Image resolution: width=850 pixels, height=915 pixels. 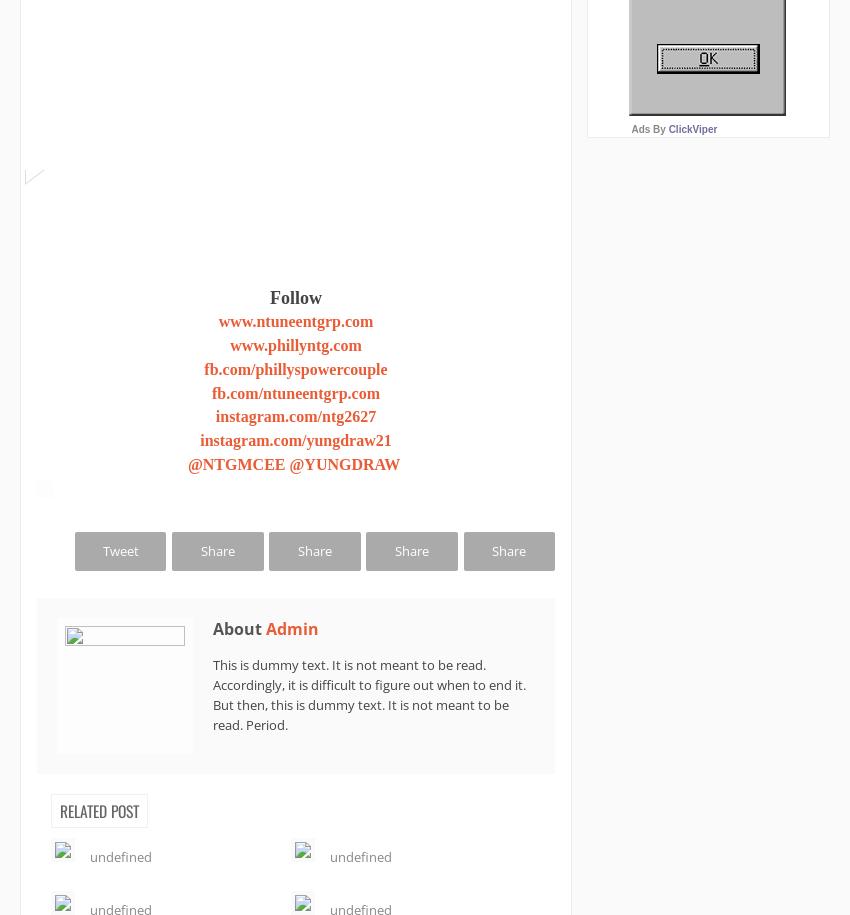 What do you see at coordinates (294, 297) in the screenshot?
I see `'Follow'` at bounding box center [294, 297].